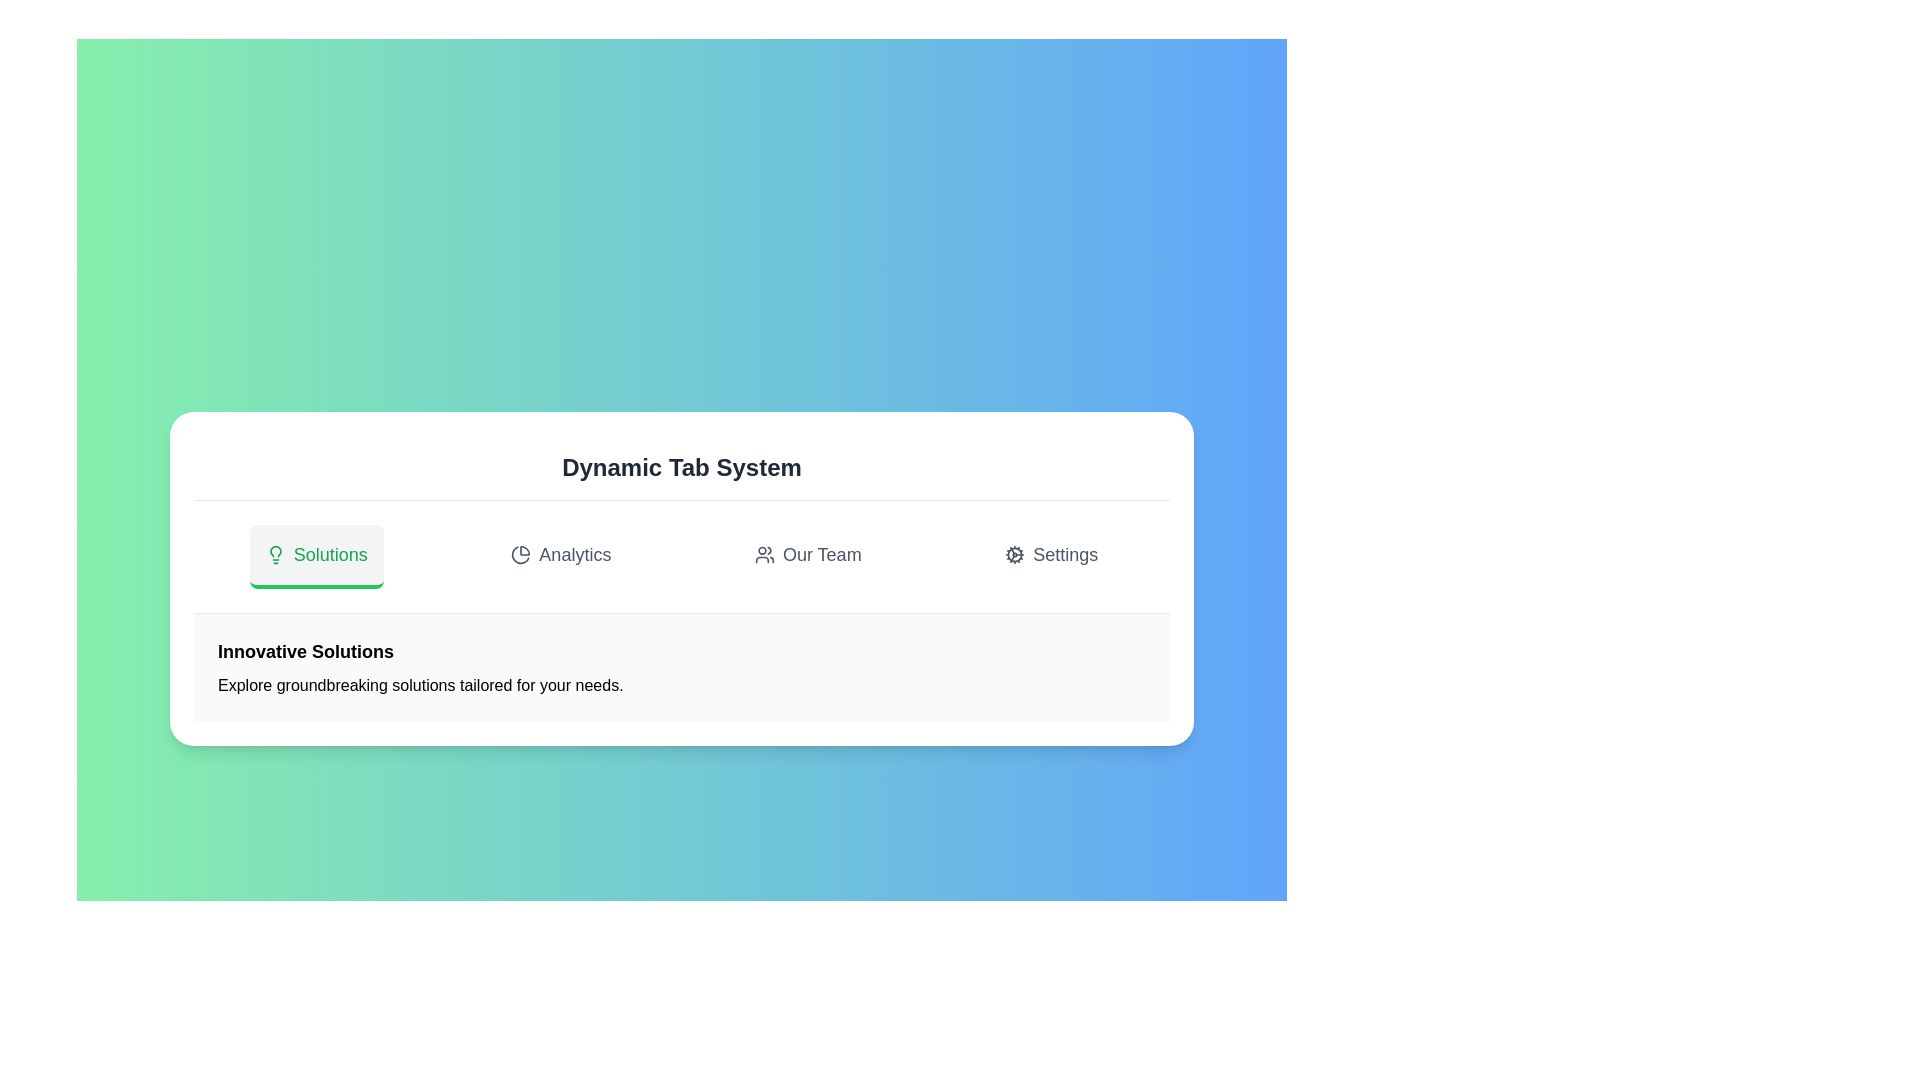  I want to click on the 'Our Team' tab which is the third tab from the left in the top navigation group, represented by an icon that enhances the text label, so click(763, 555).